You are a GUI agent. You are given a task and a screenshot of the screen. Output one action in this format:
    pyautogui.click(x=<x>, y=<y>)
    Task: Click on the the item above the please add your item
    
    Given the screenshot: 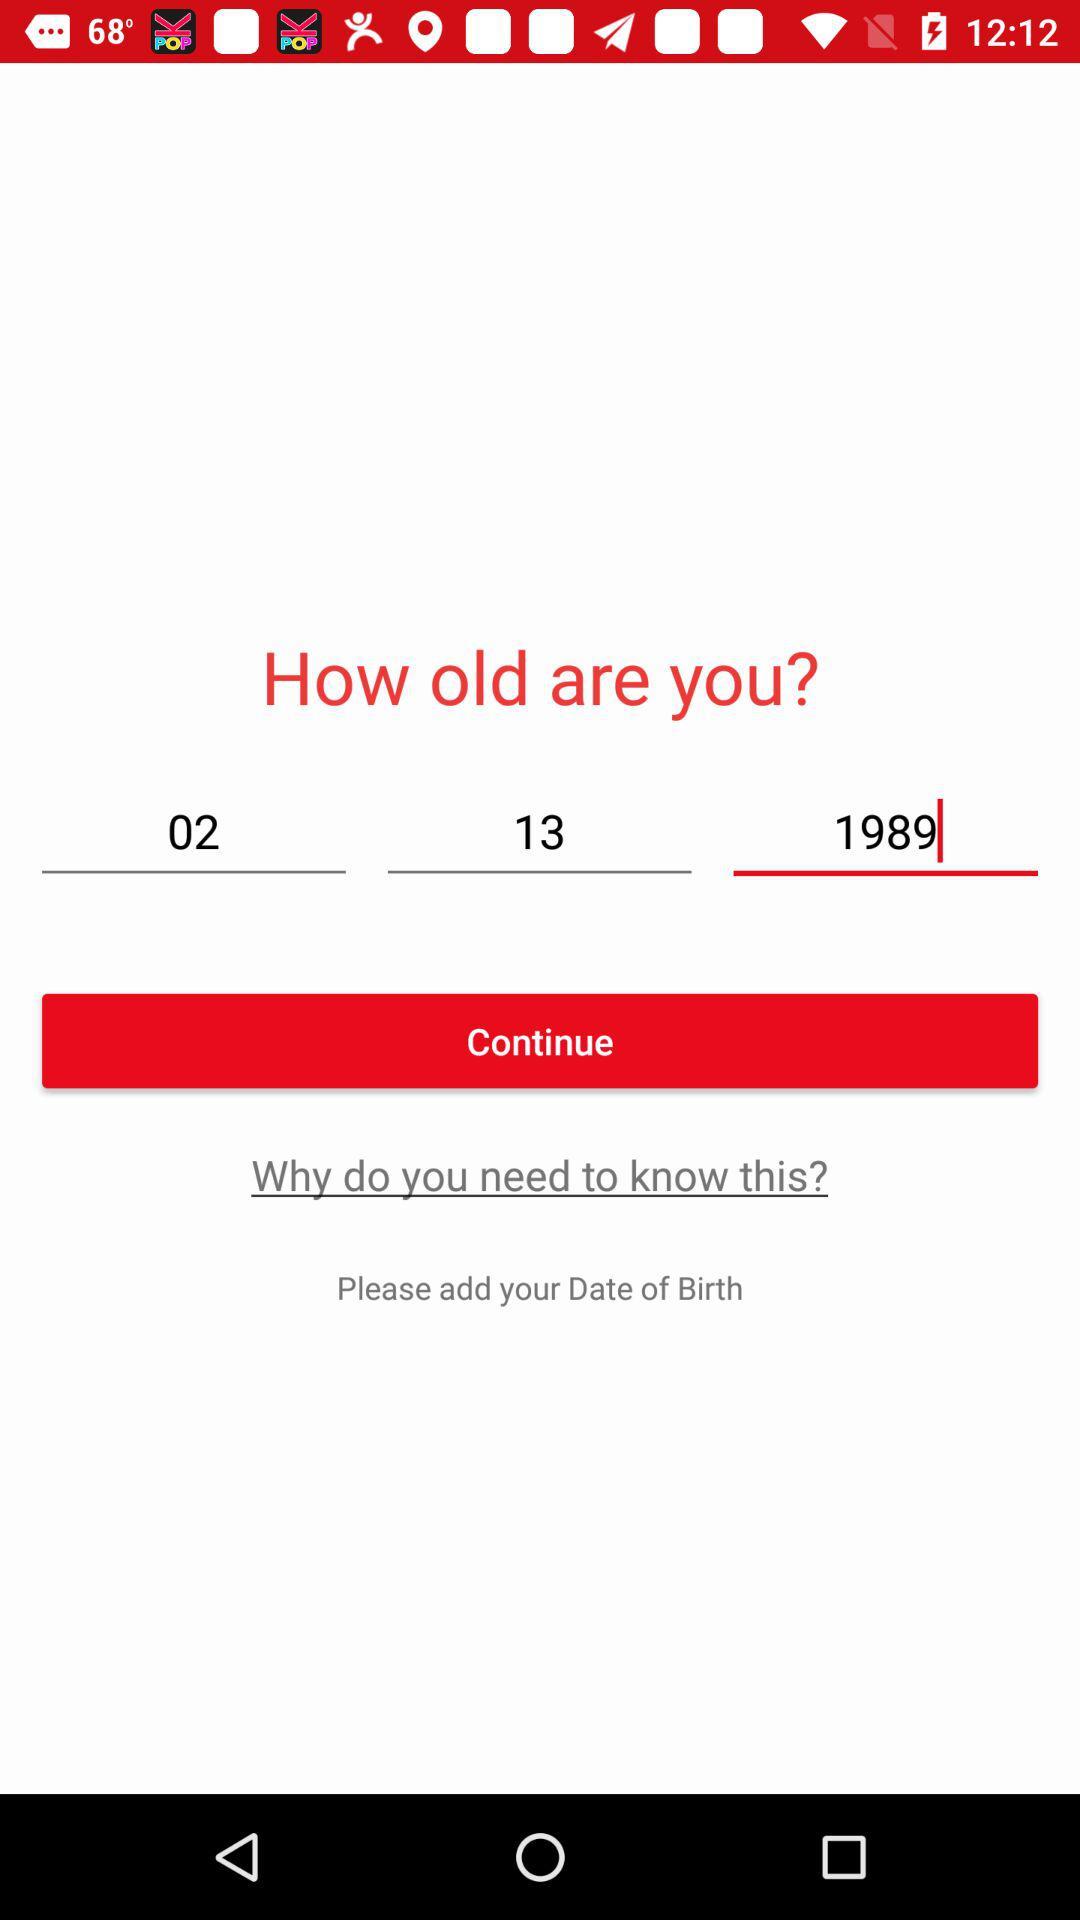 What is the action you would take?
    pyautogui.click(x=538, y=1174)
    